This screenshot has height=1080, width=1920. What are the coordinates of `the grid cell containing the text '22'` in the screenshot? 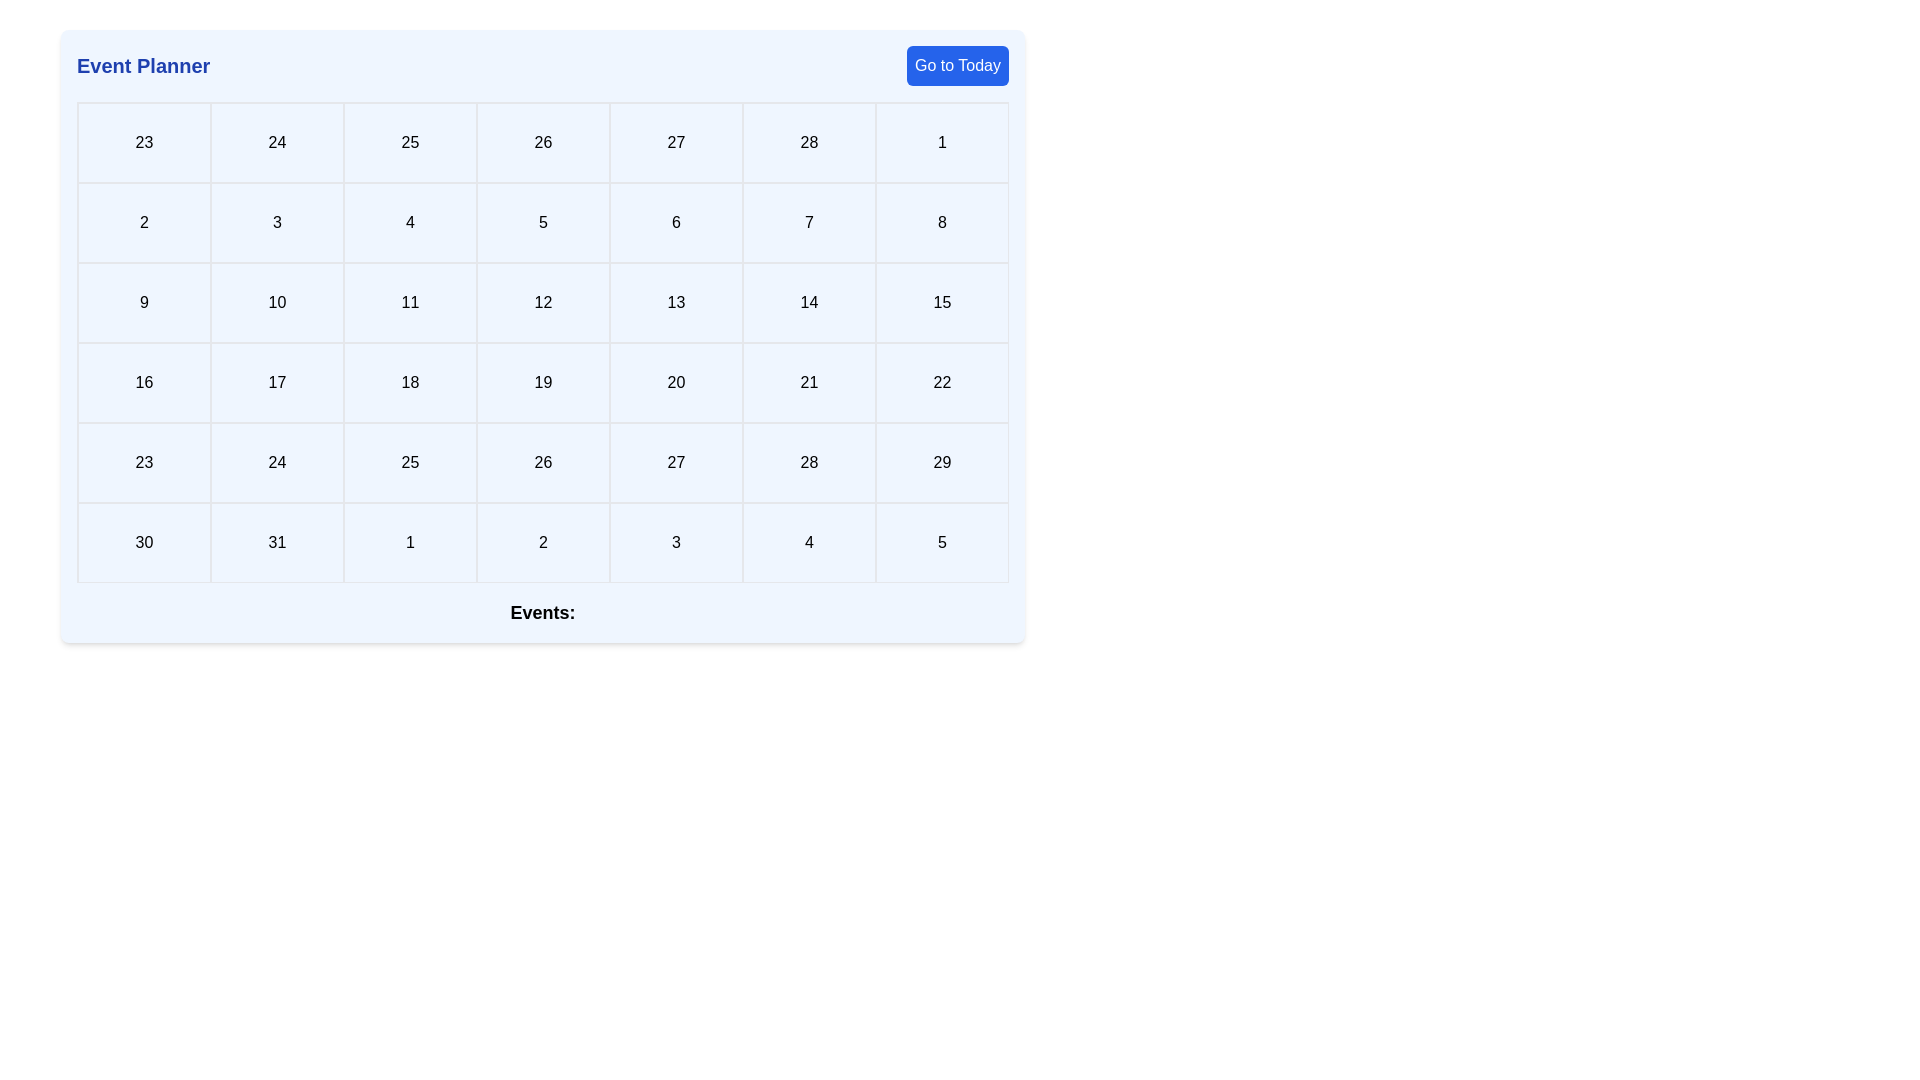 It's located at (941, 382).